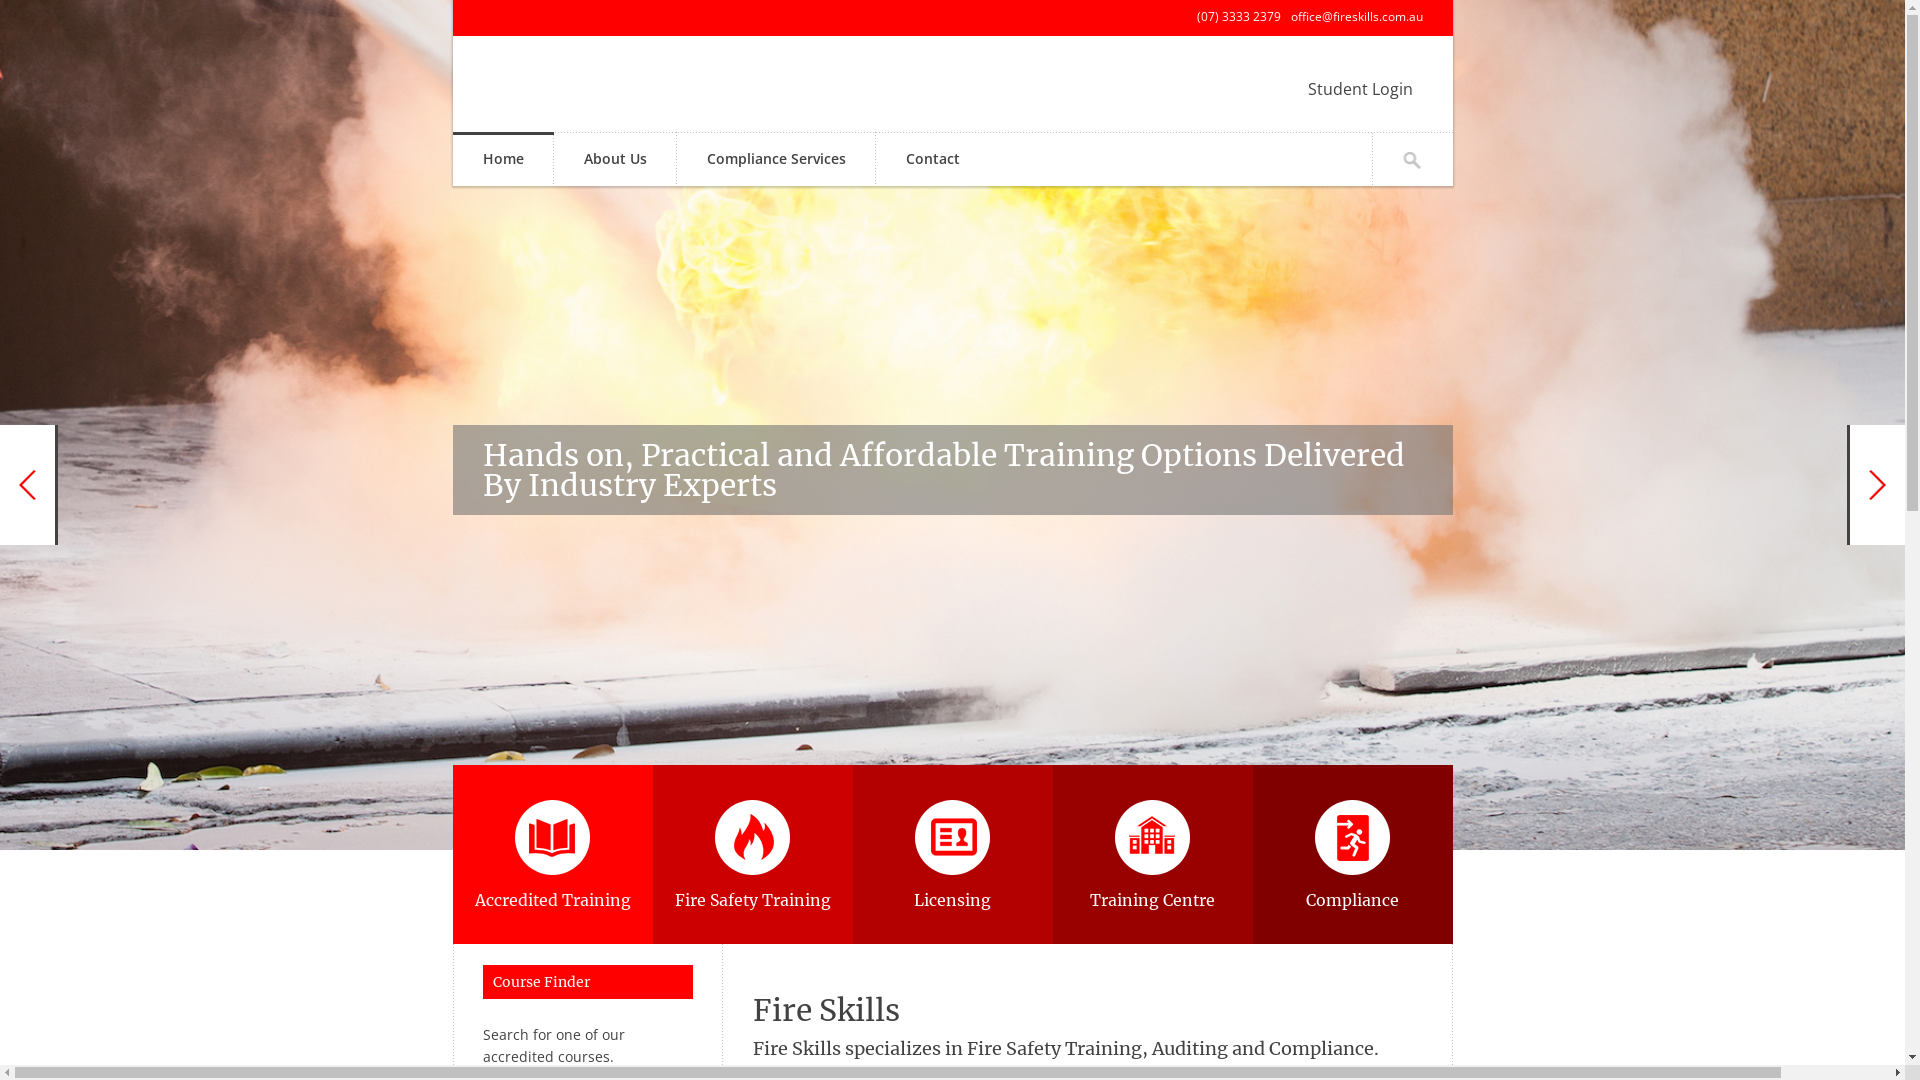  Describe the element at coordinates (1875, 485) in the screenshot. I see `'Next'` at that location.